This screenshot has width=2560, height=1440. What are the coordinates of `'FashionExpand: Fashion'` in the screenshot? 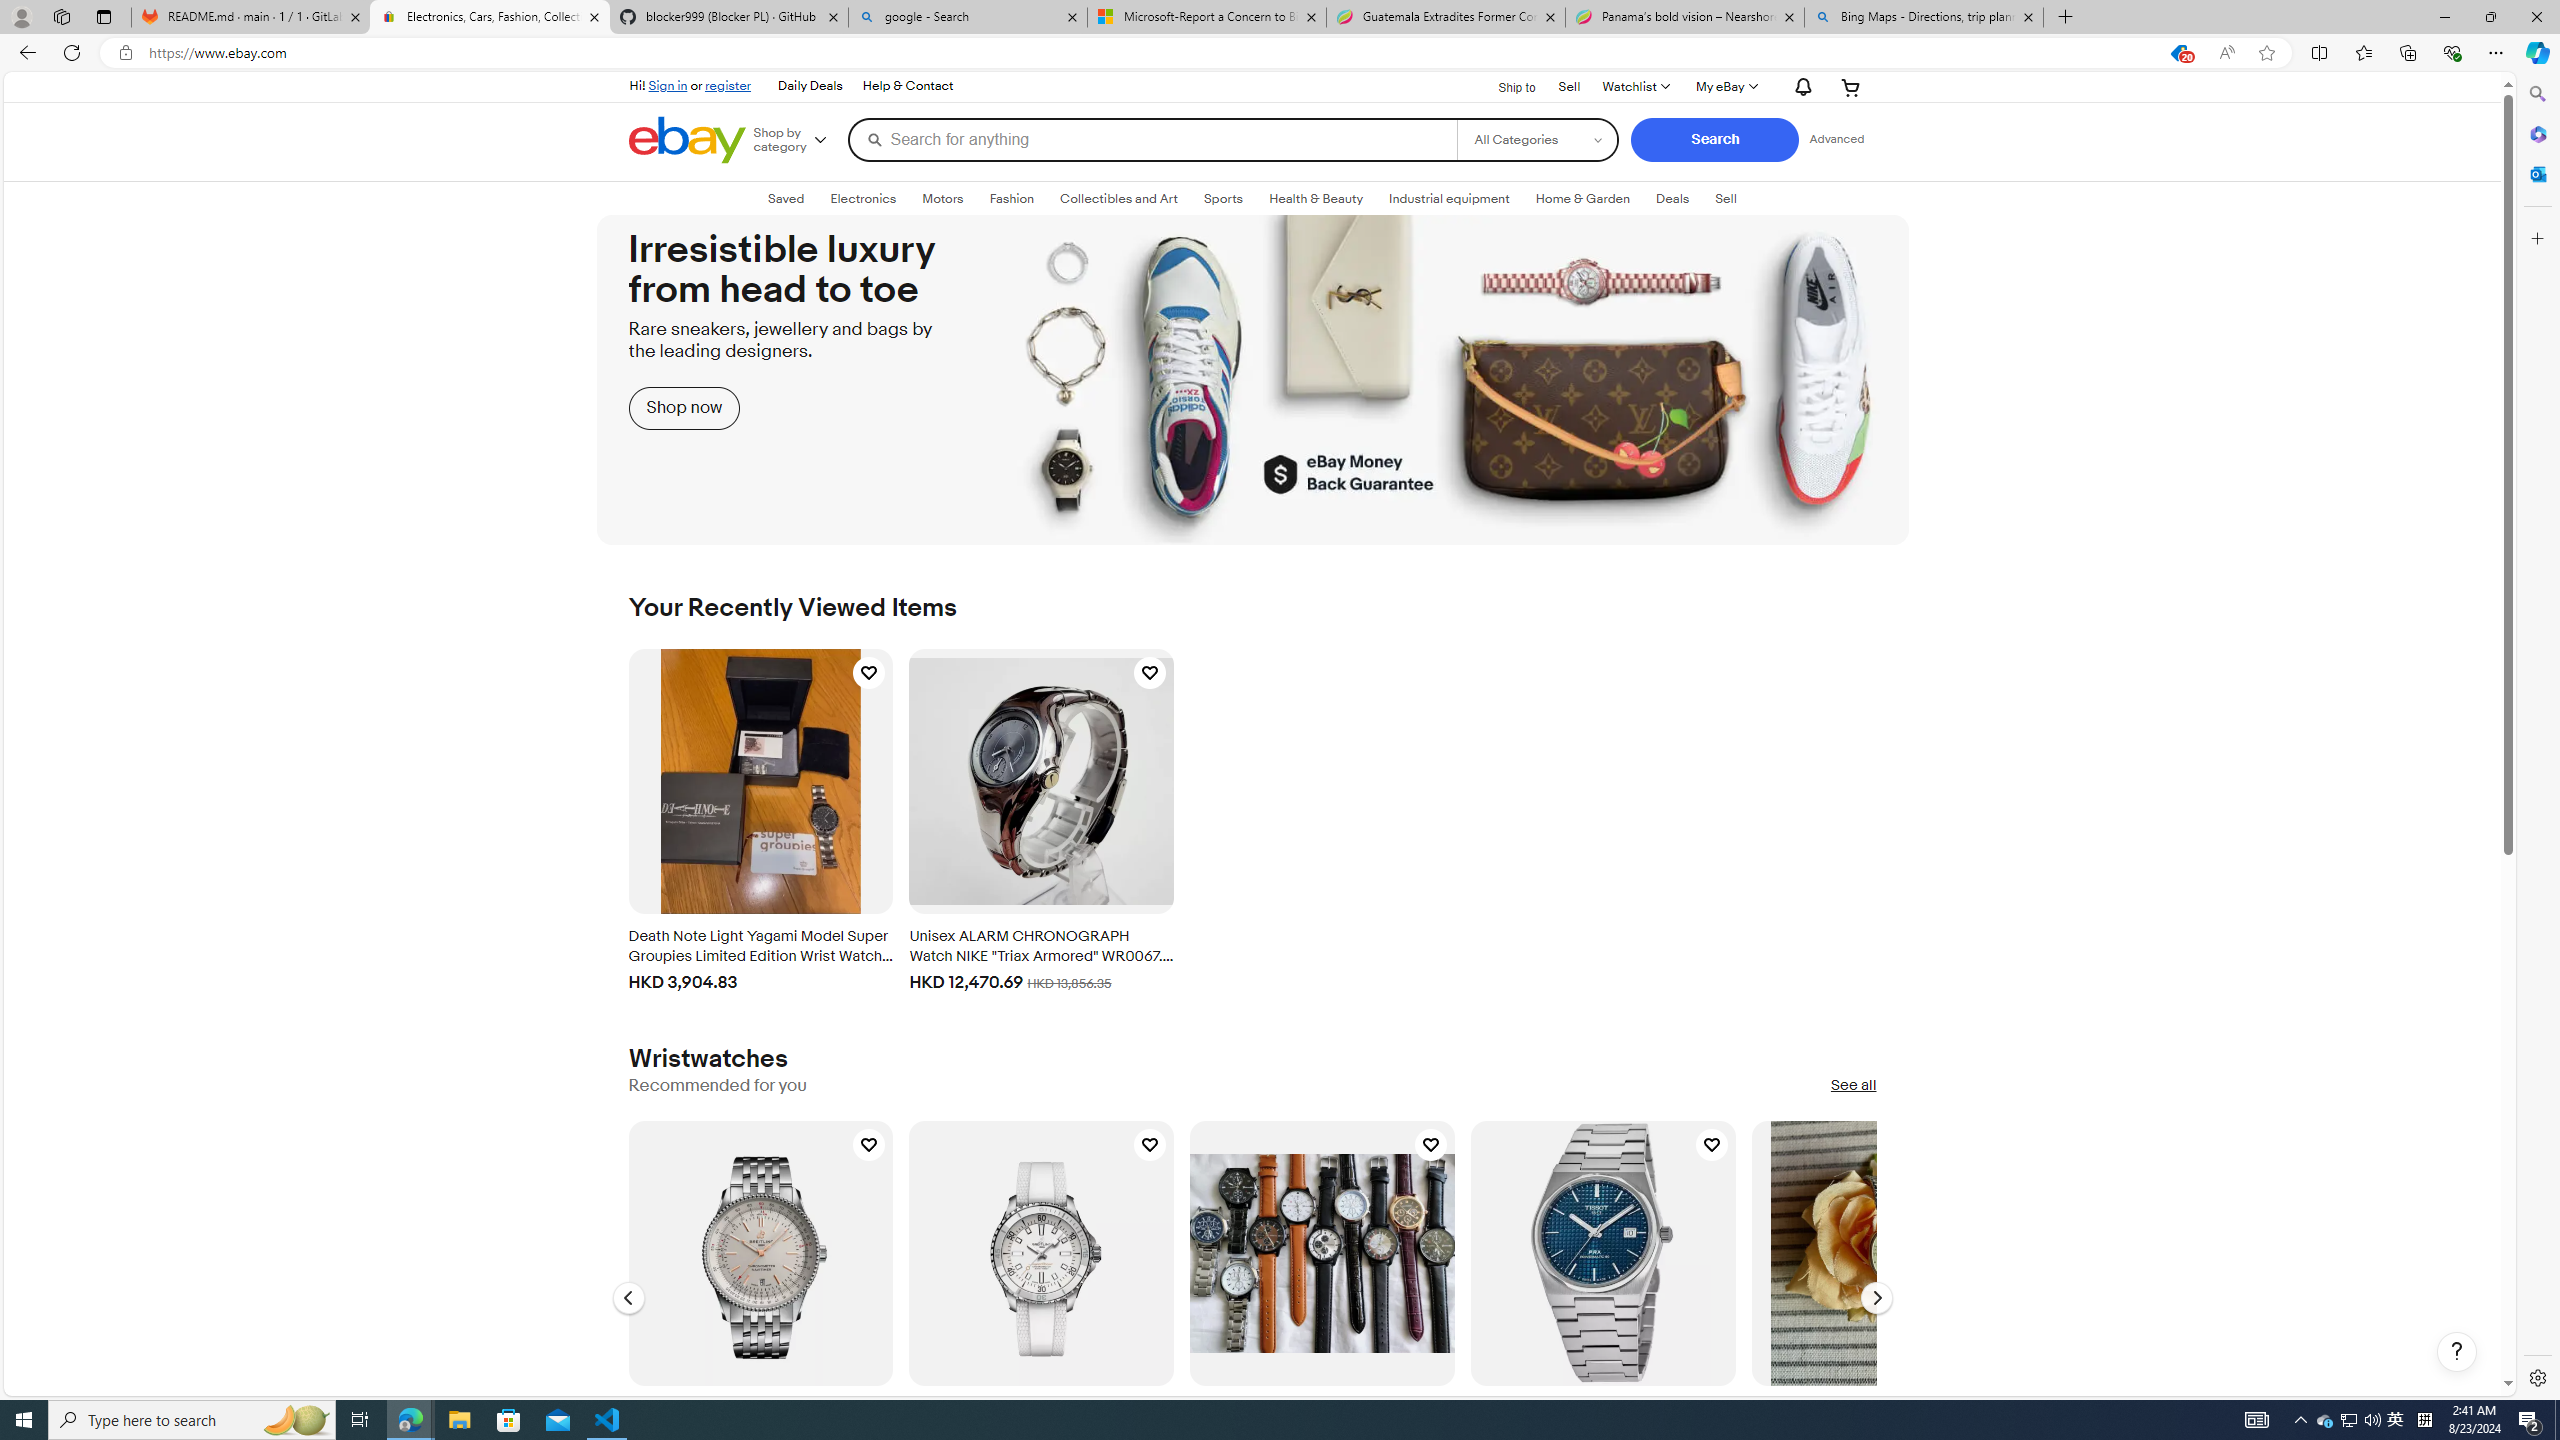 It's located at (1010, 198).